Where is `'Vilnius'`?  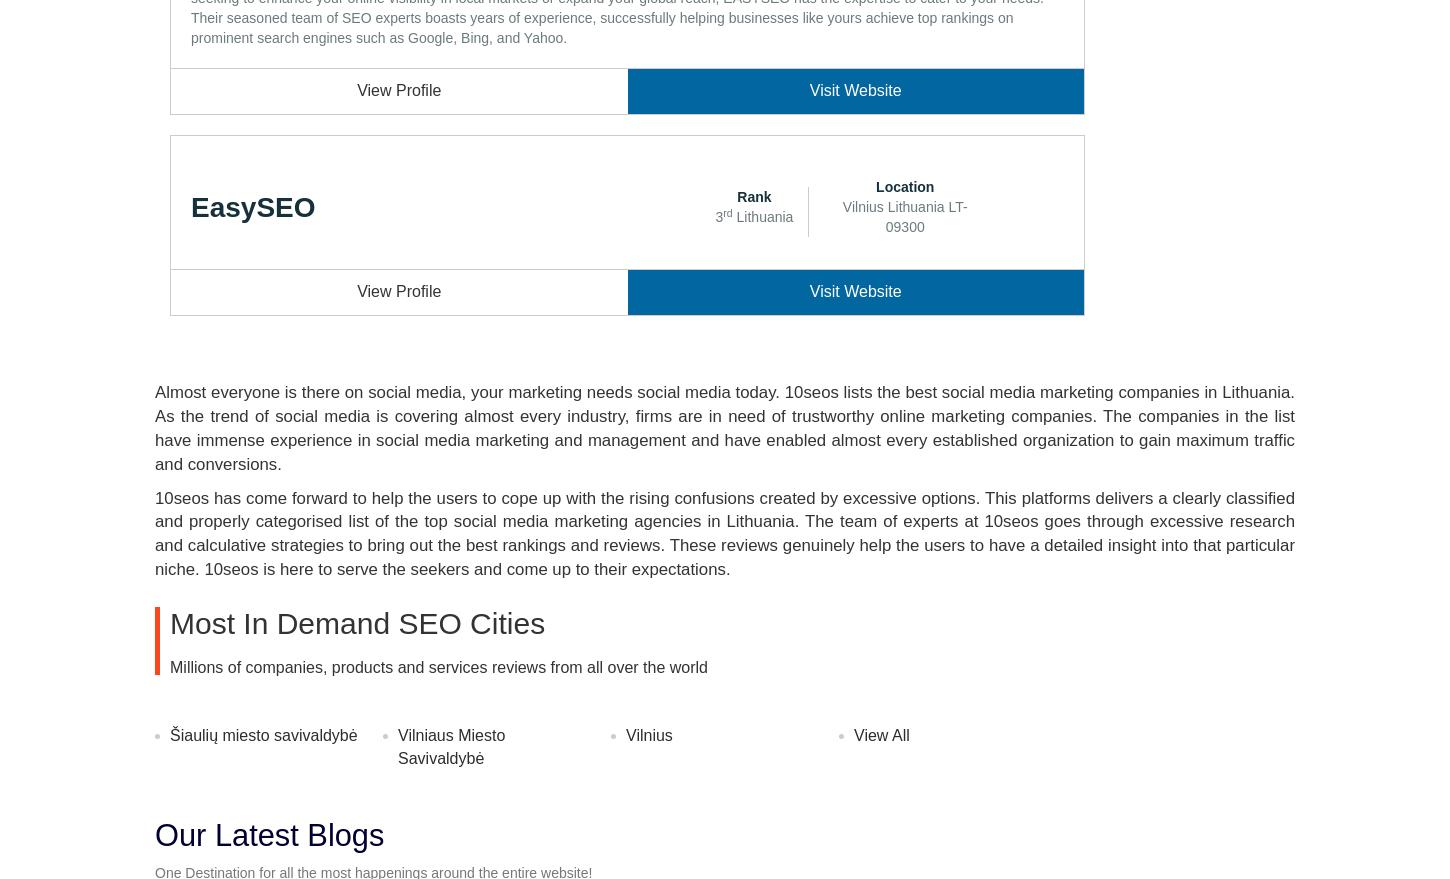 'Vilnius' is located at coordinates (624, 734).